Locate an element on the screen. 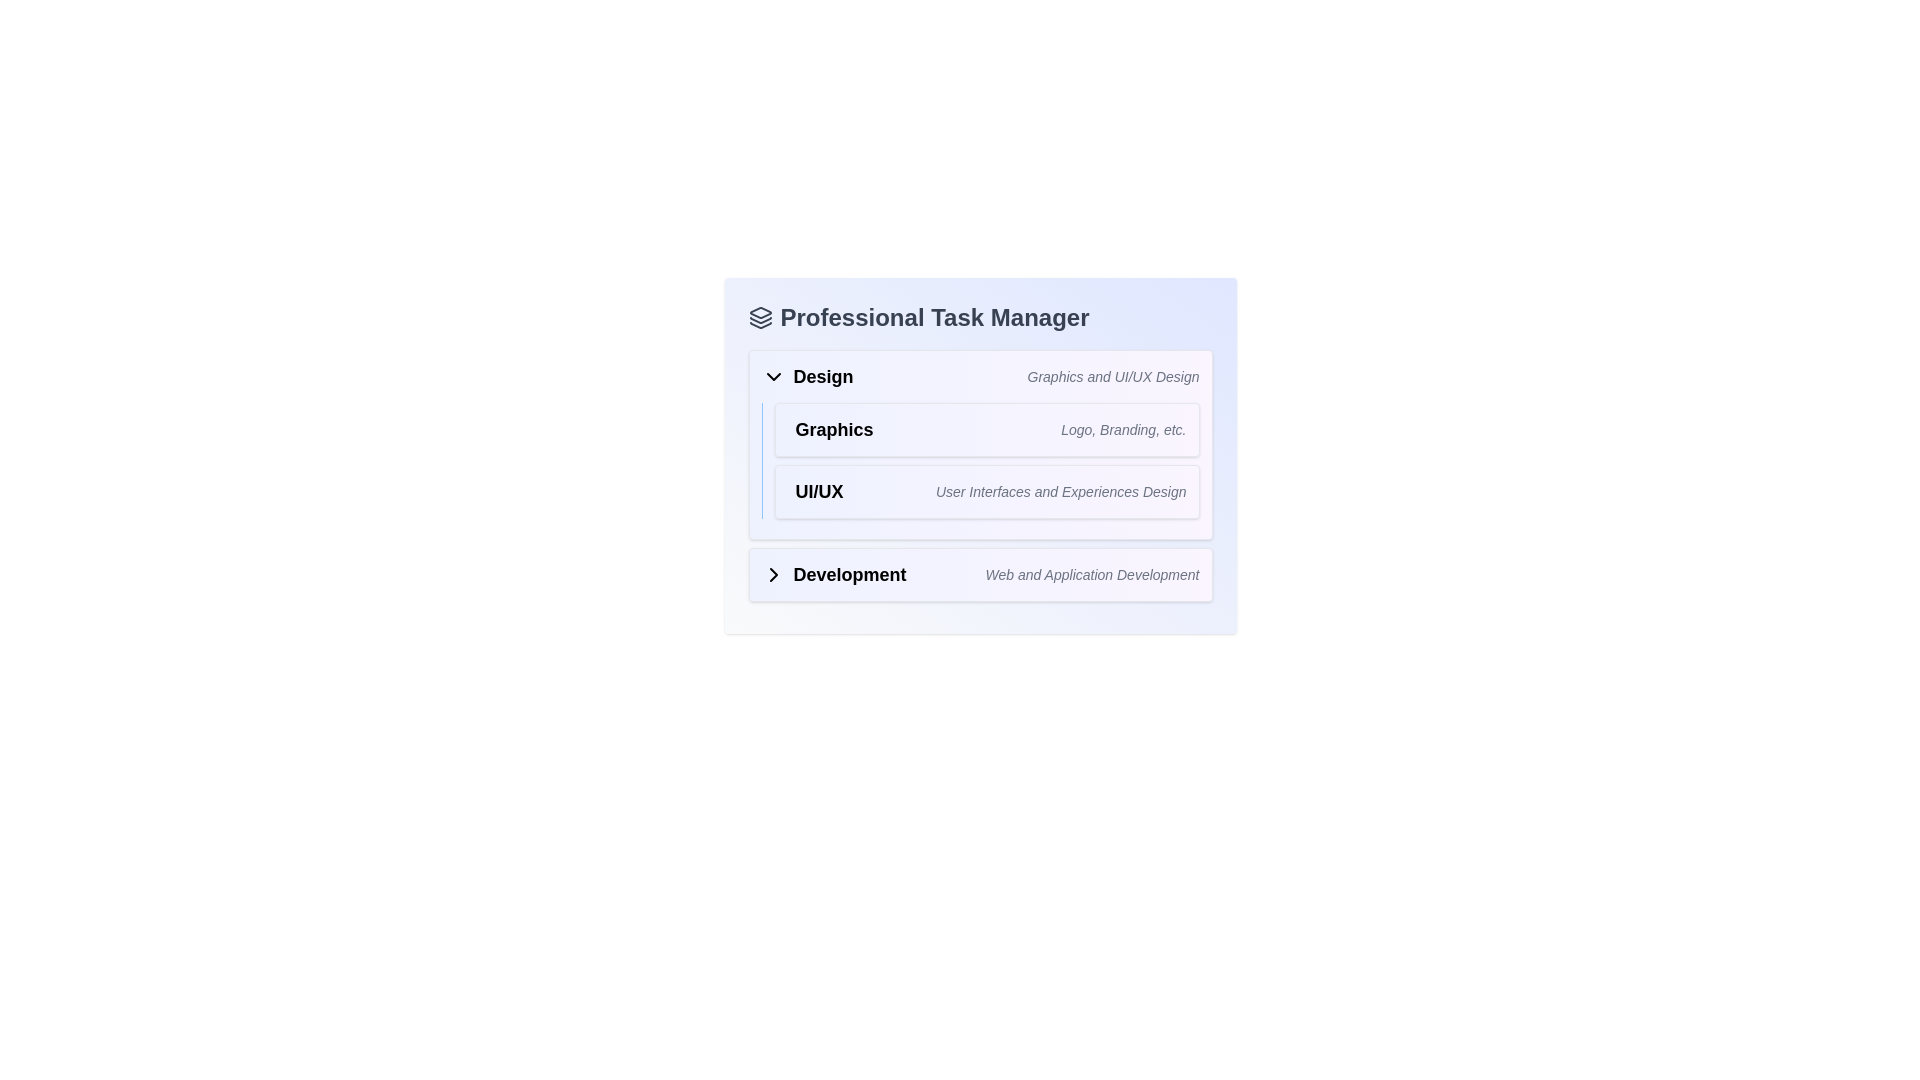  the 'Graphics' card located under the 'Design' section in the 'Professional Task Manager' interface is located at coordinates (980, 443).